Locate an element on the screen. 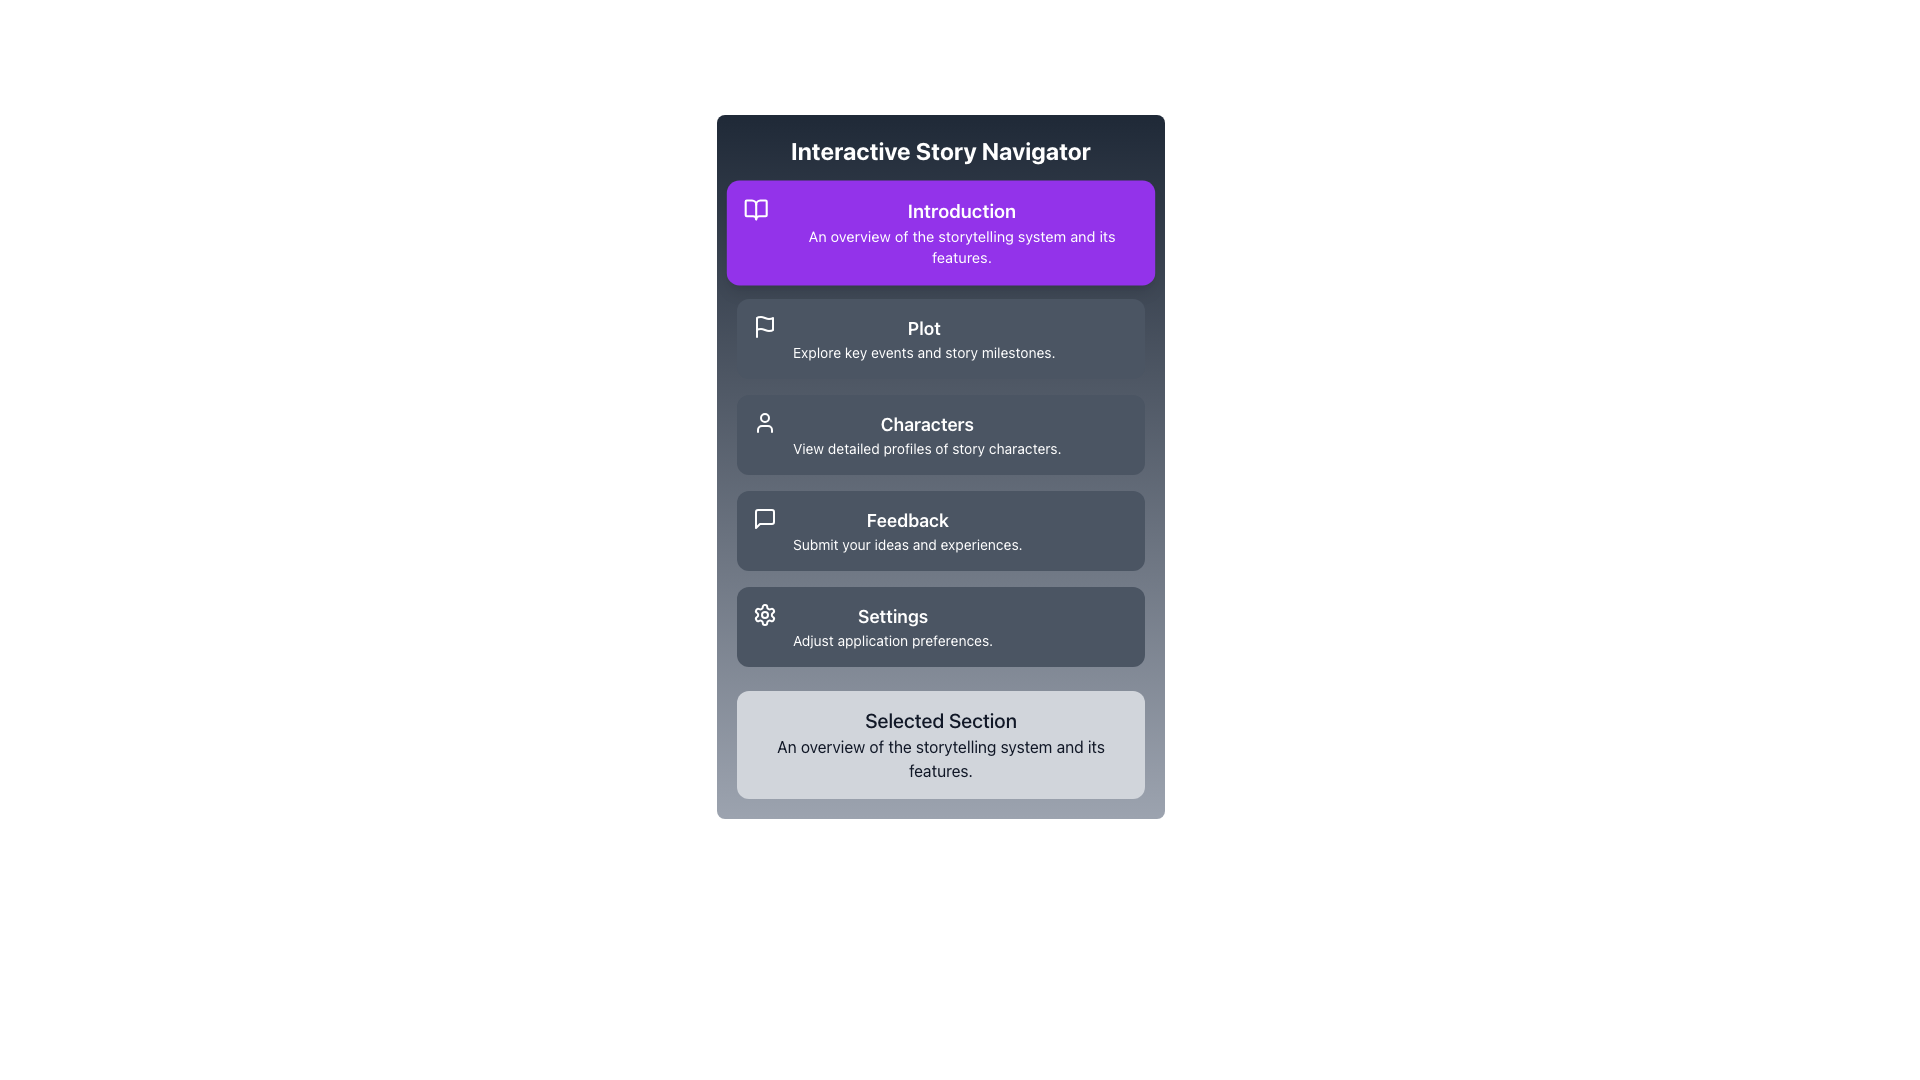 This screenshot has width=1920, height=1080. the interactive card in the vertical menu located beneath the 'Interactive Story Navigator' title to receive visual feedback is located at coordinates (939, 423).